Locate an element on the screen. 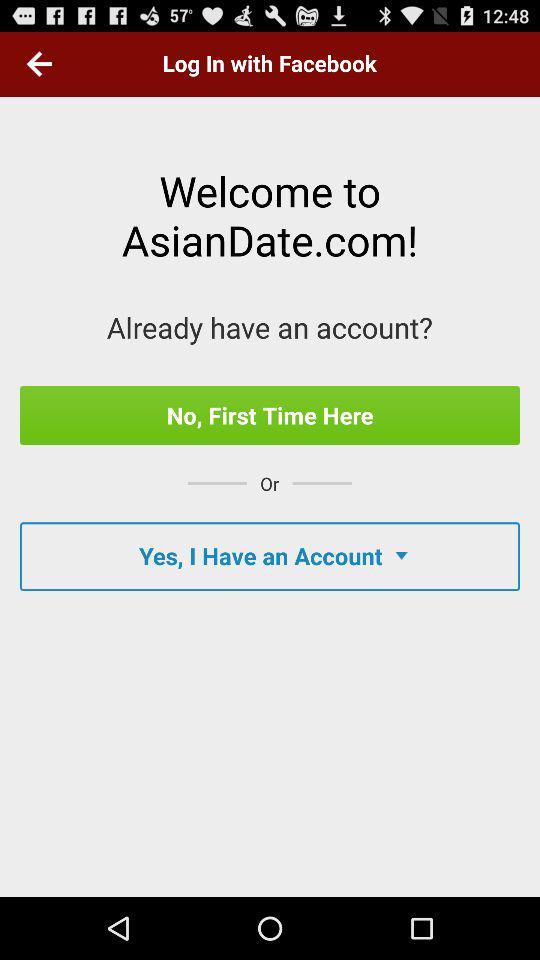  the item below the already have an icon is located at coordinates (270, 414).